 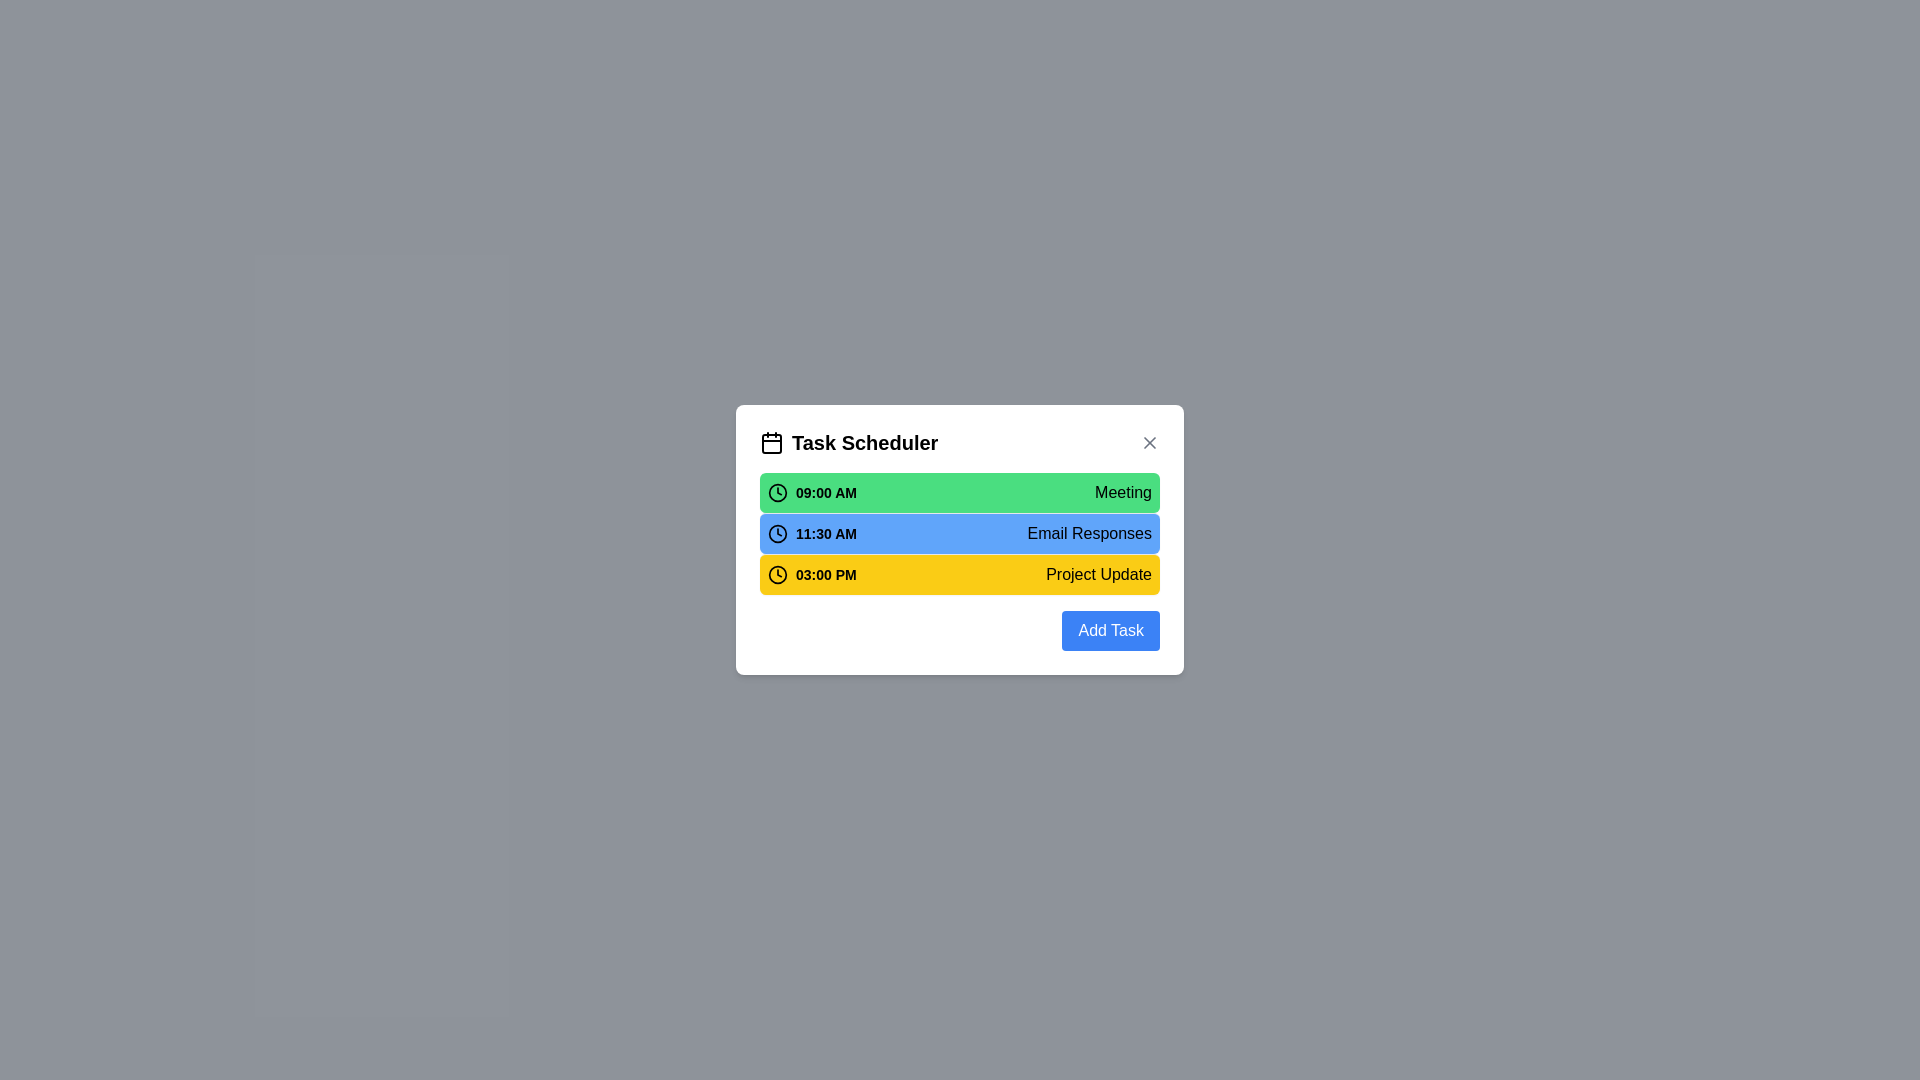 What do you see at coordinates (1109, 631) in the screenshot?
I see `the 'Add Task' button` at bounding box center [1109, 631].